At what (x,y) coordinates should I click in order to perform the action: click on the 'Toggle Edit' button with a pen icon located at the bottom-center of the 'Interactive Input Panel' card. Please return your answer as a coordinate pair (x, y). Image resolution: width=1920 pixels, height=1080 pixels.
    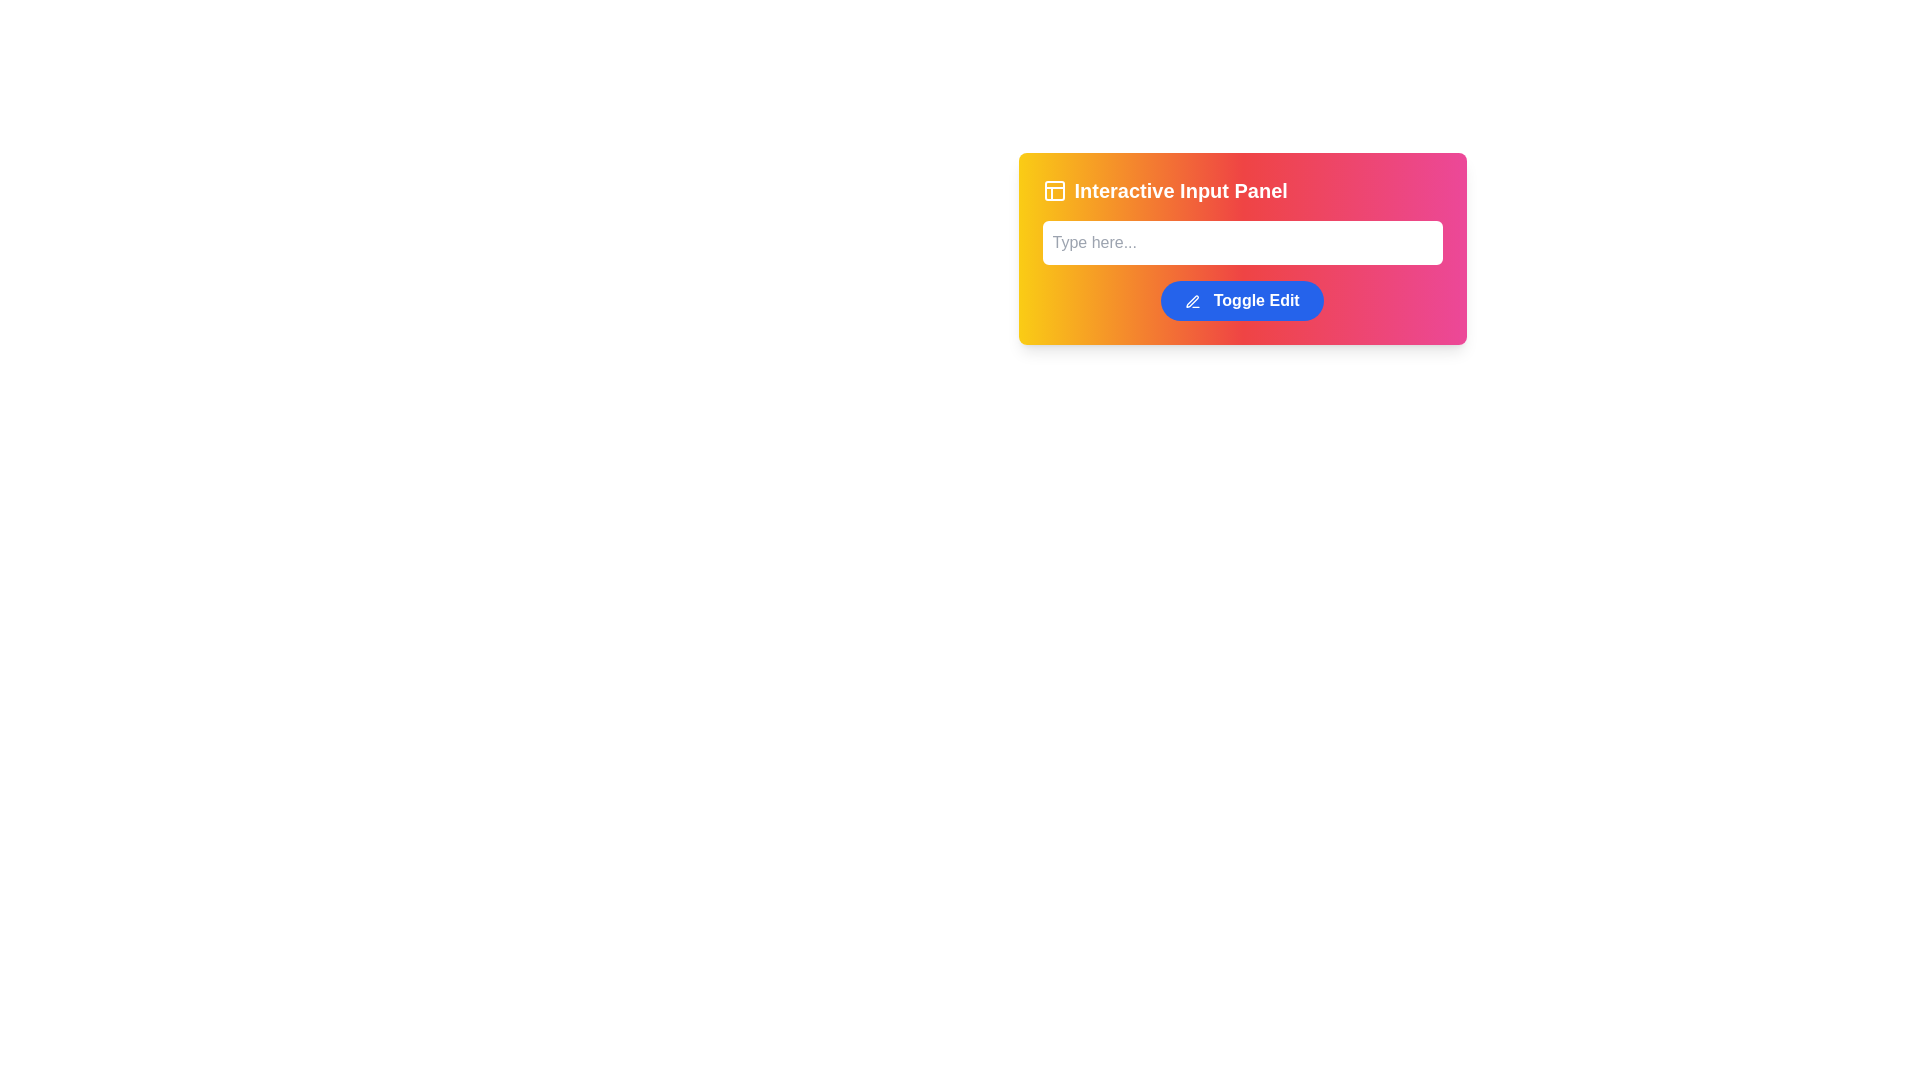
    Looking at the image, I should click on (1241, 300).